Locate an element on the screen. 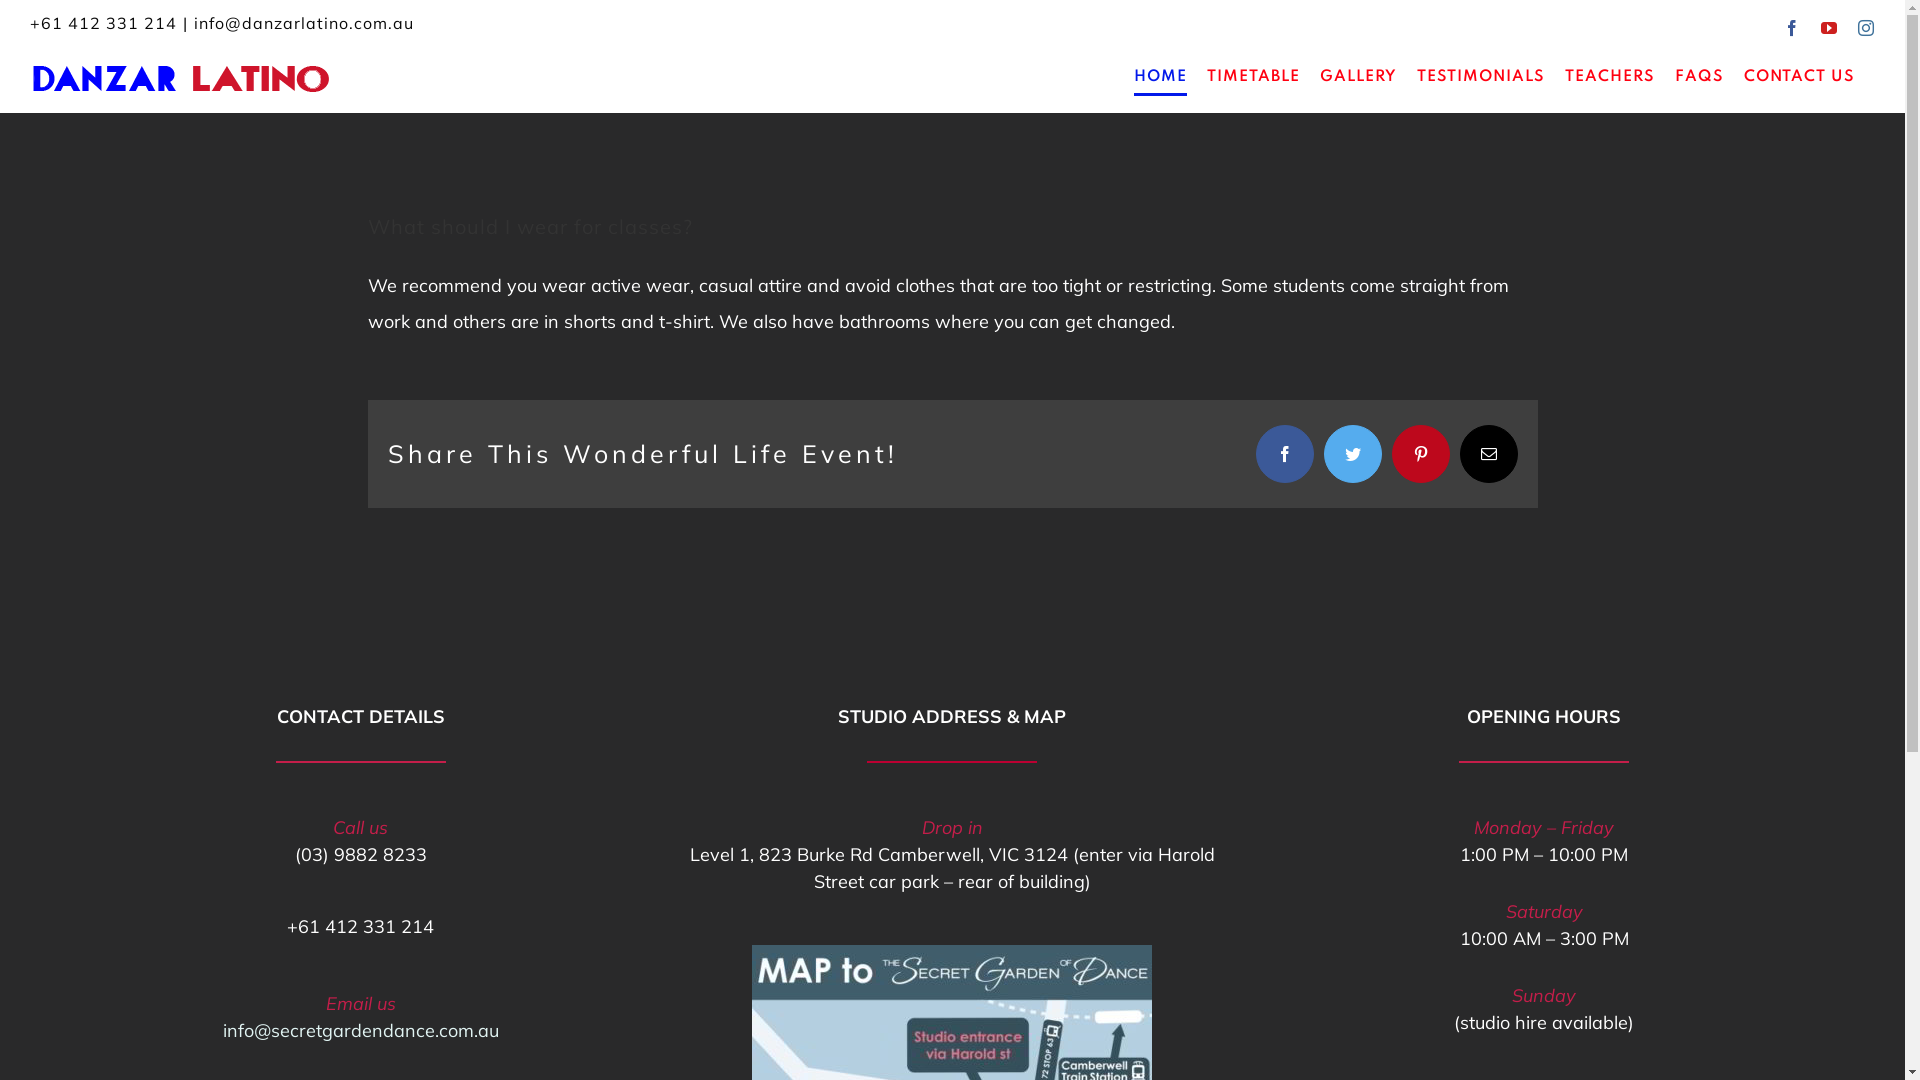 The height and width of the screenshot is (1080, 1920). 'info@danzarlatino.com.au' is located at coordinates (302, 23).